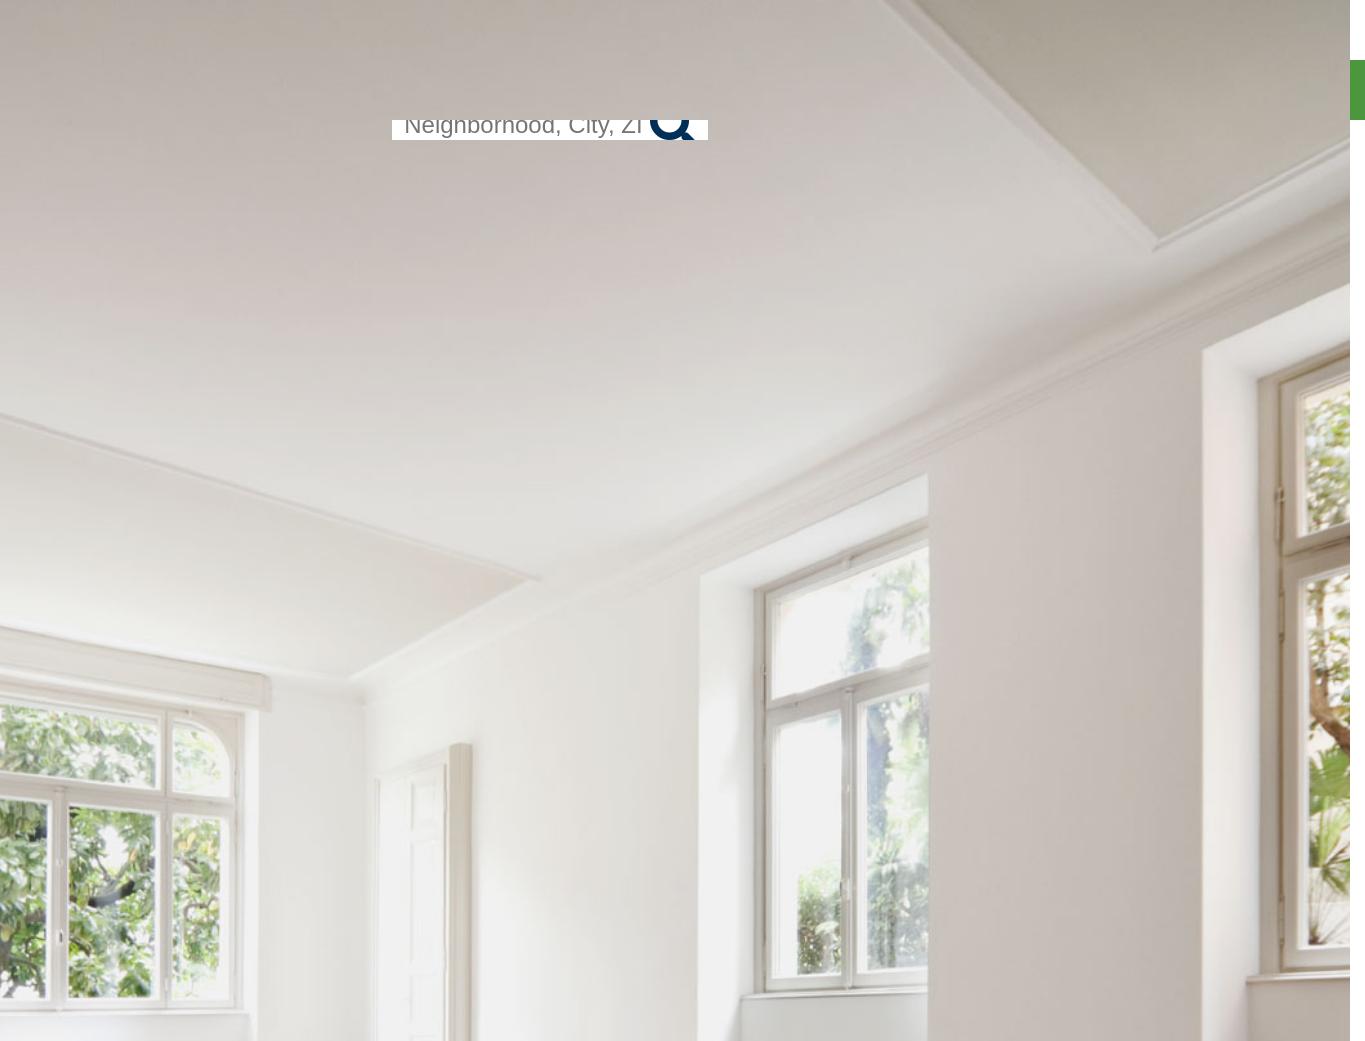 The image size is (1365, 1041). Describe the element at coordinates (1286, 146) in the screenshot. I see `'Sellers'` at that location.